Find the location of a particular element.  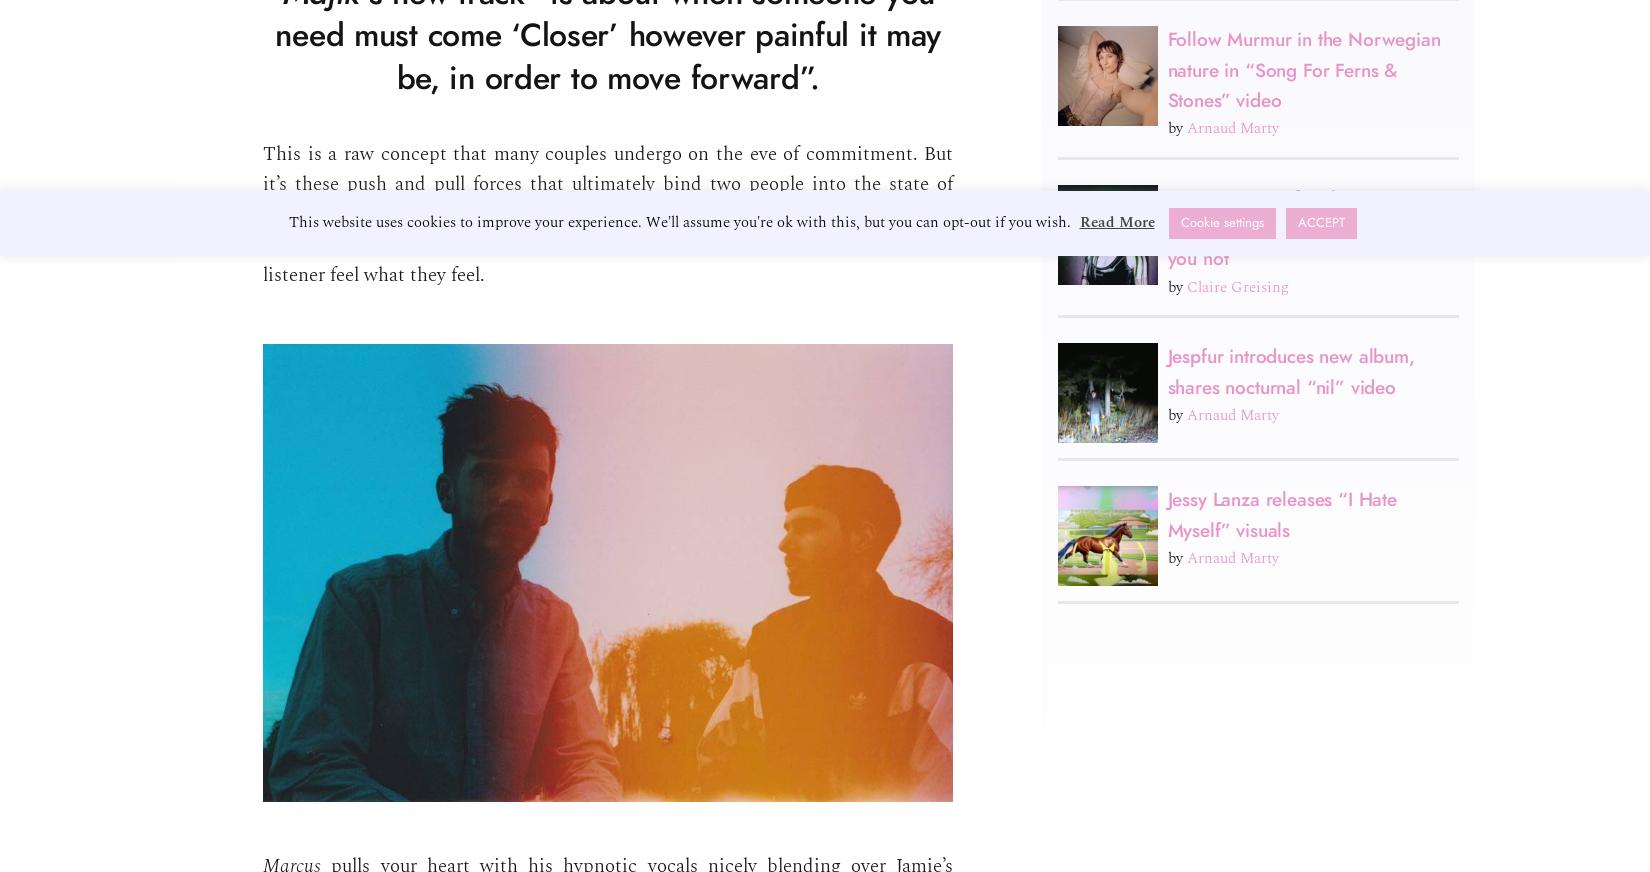

'Follow Murmur in the Norwegian nature in “Song For Ferns & Stones” video' is located at coordinates (1302, 68).